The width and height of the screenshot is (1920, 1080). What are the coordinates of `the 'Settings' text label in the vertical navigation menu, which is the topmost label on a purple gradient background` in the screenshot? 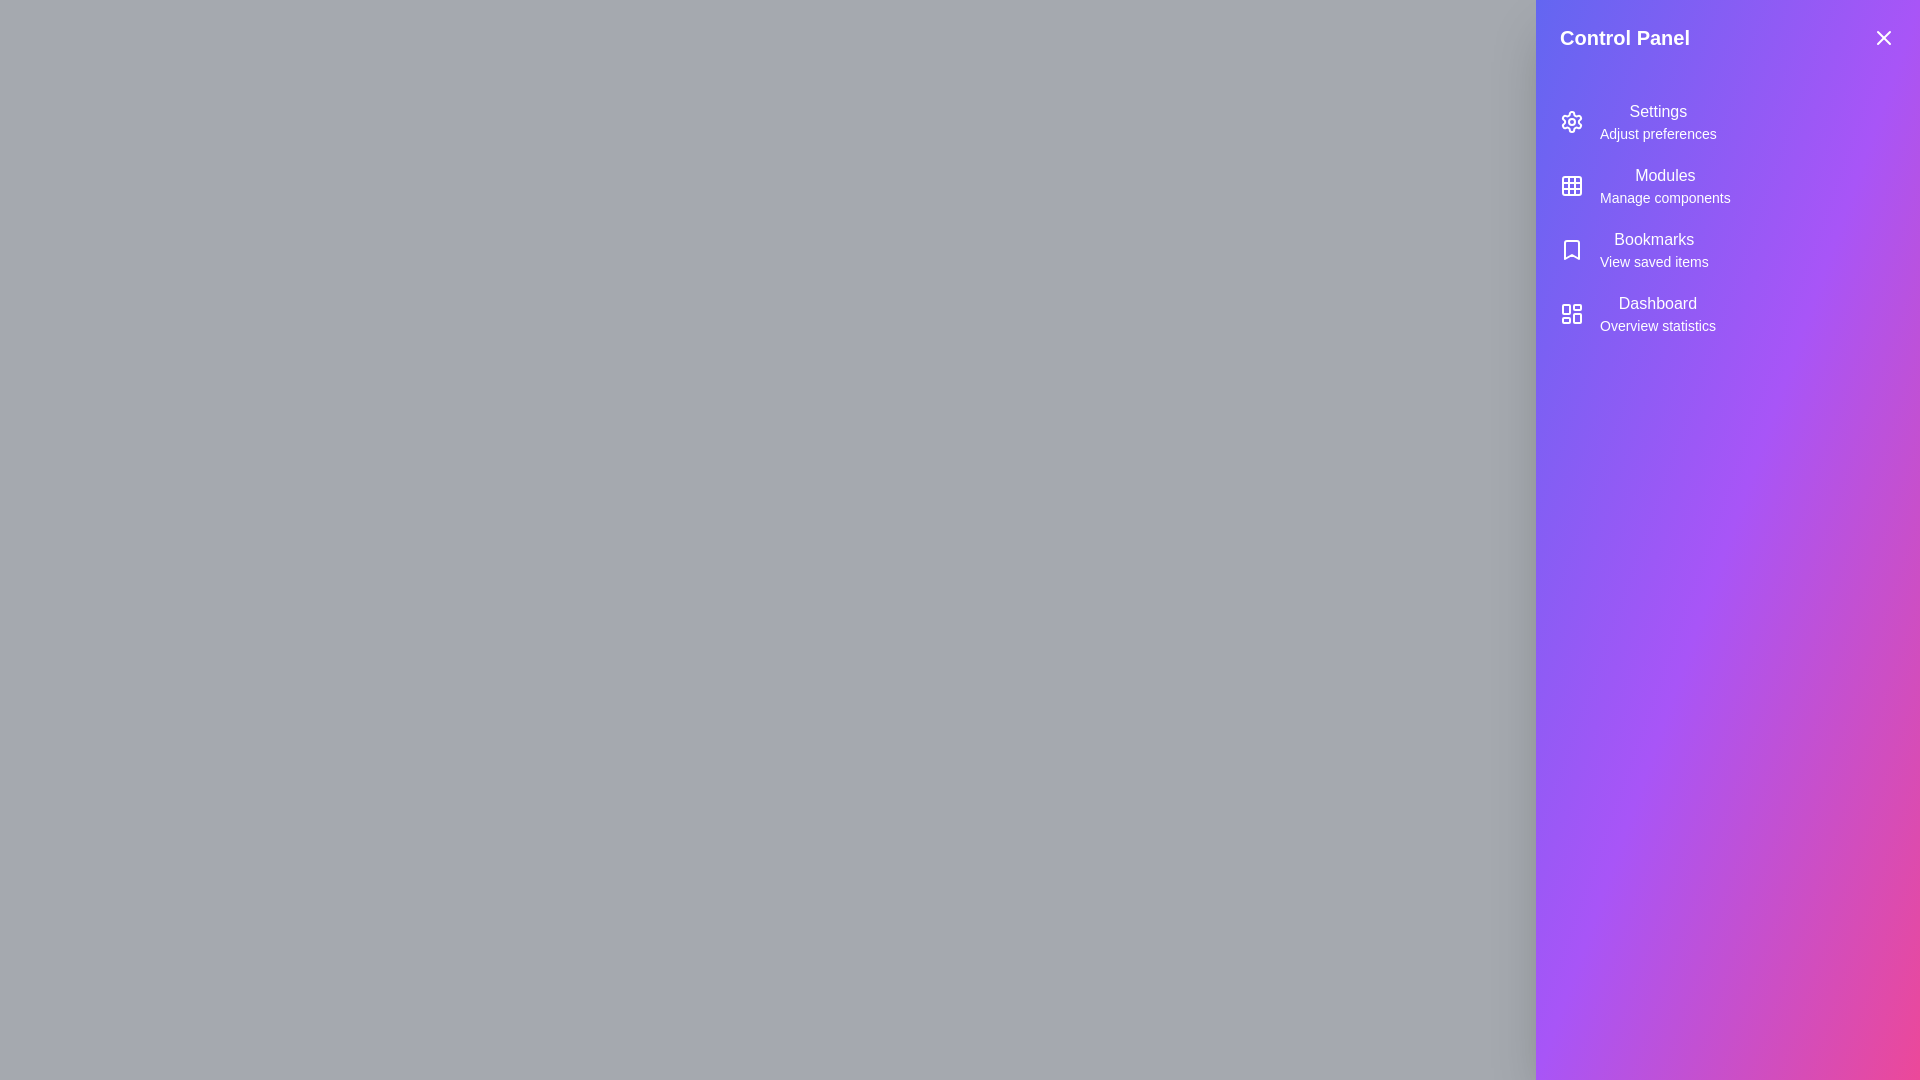 It's located at (1658, 111).